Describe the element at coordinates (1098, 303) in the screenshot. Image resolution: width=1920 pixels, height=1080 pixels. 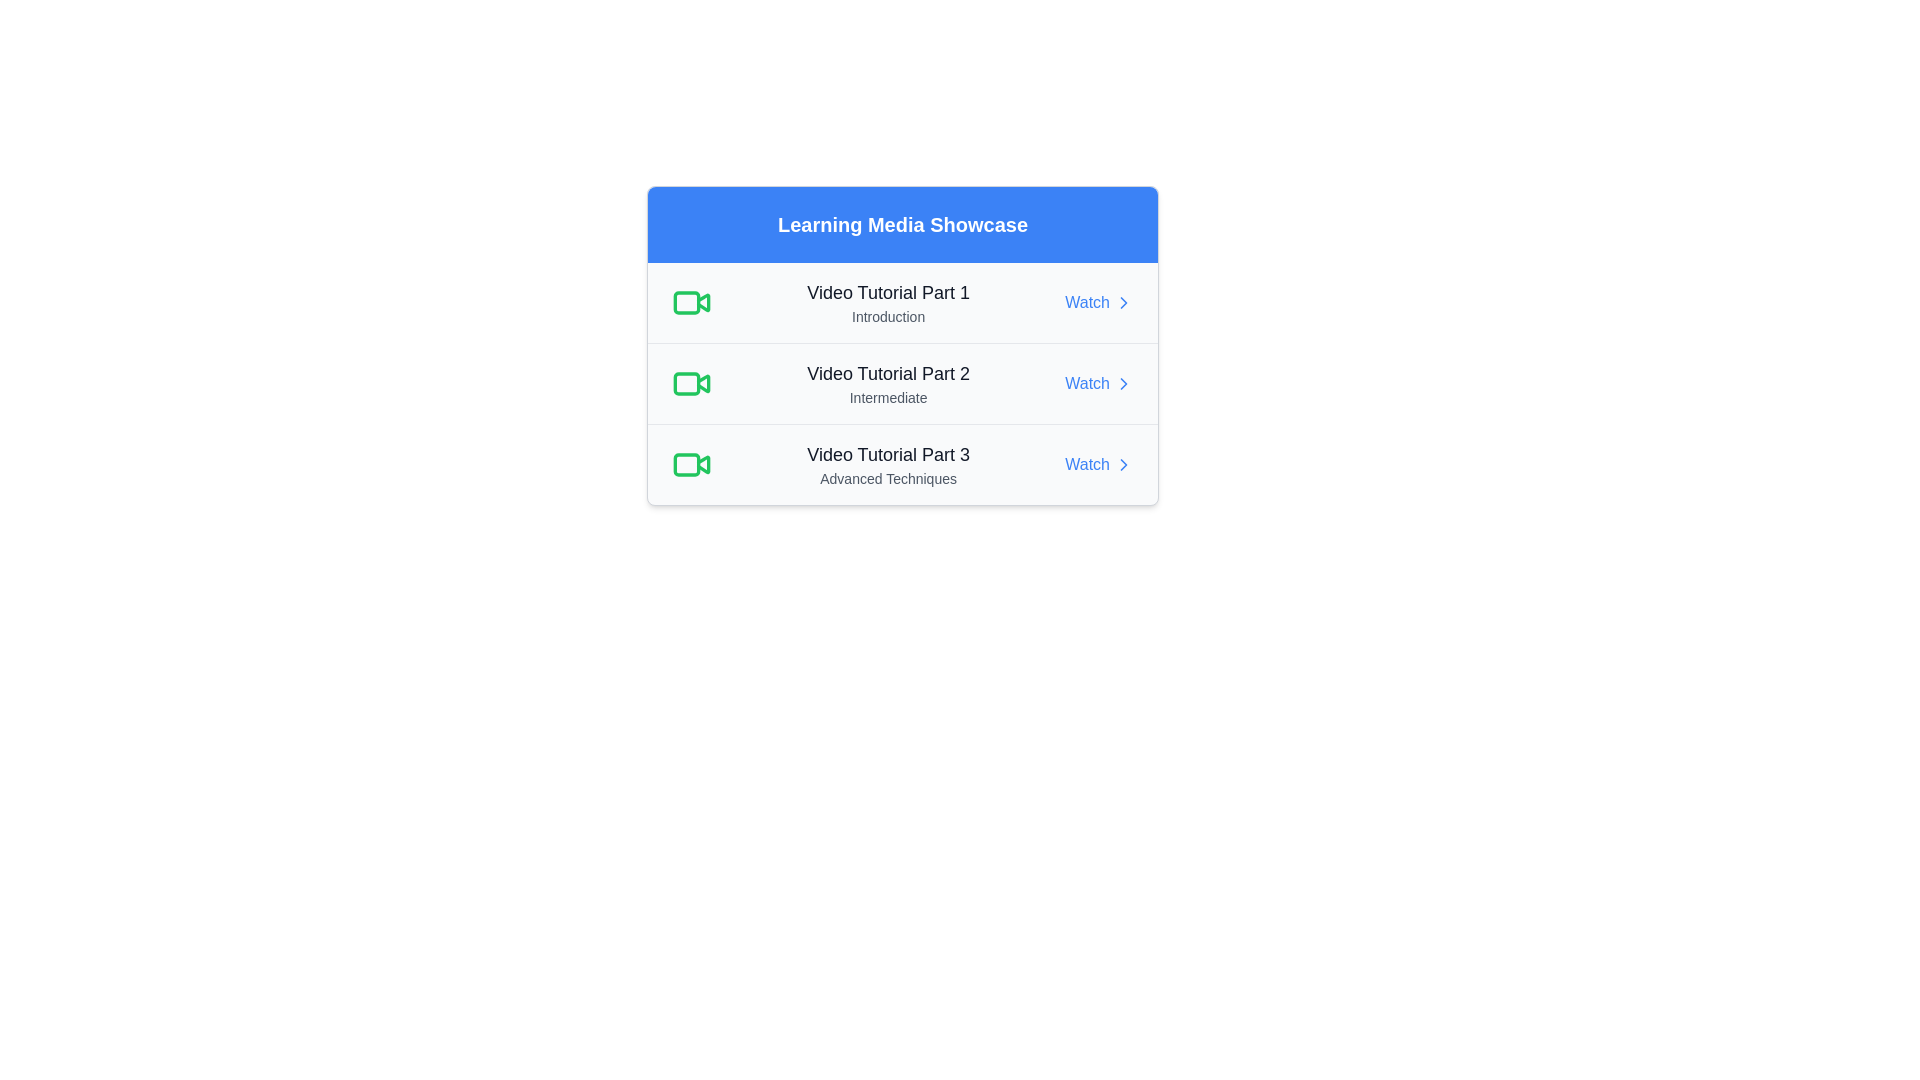
I see `the 'Watch' text link with icon, located in the row titled 'Video Tutorial Part 1' in the 'Learning Media Showcase' section` at that location.